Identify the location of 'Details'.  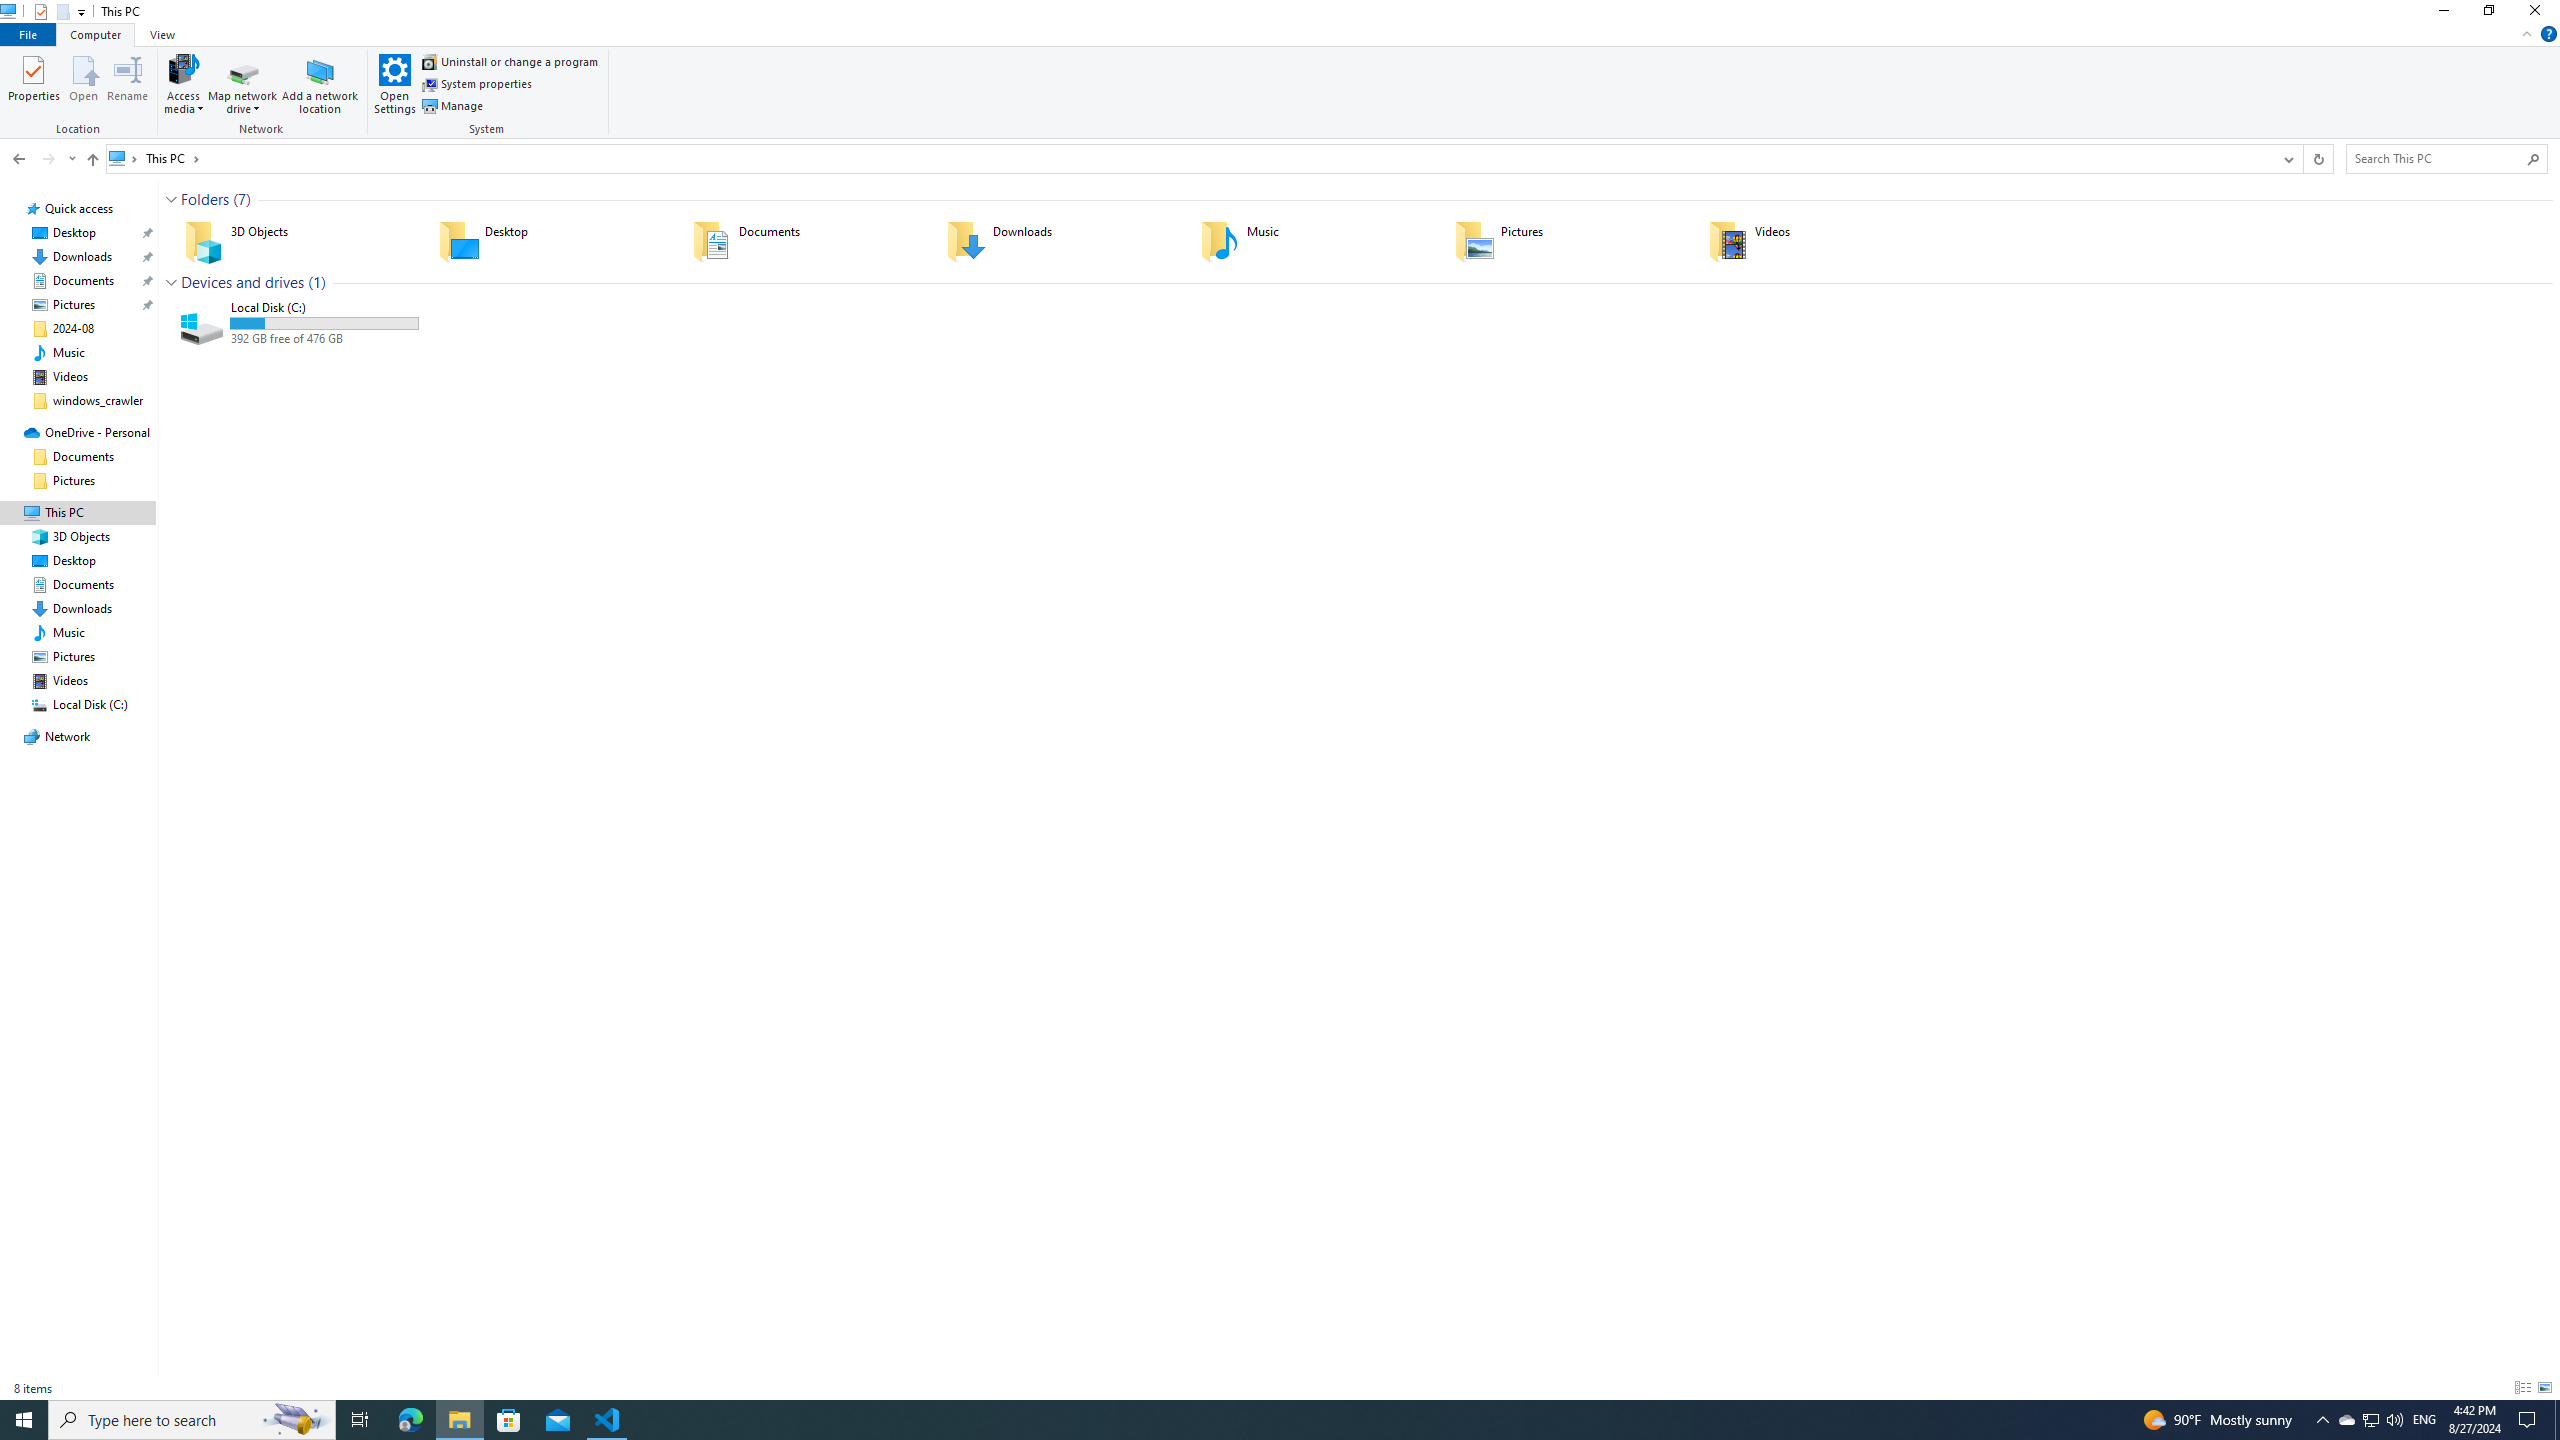
(2522, 1387).